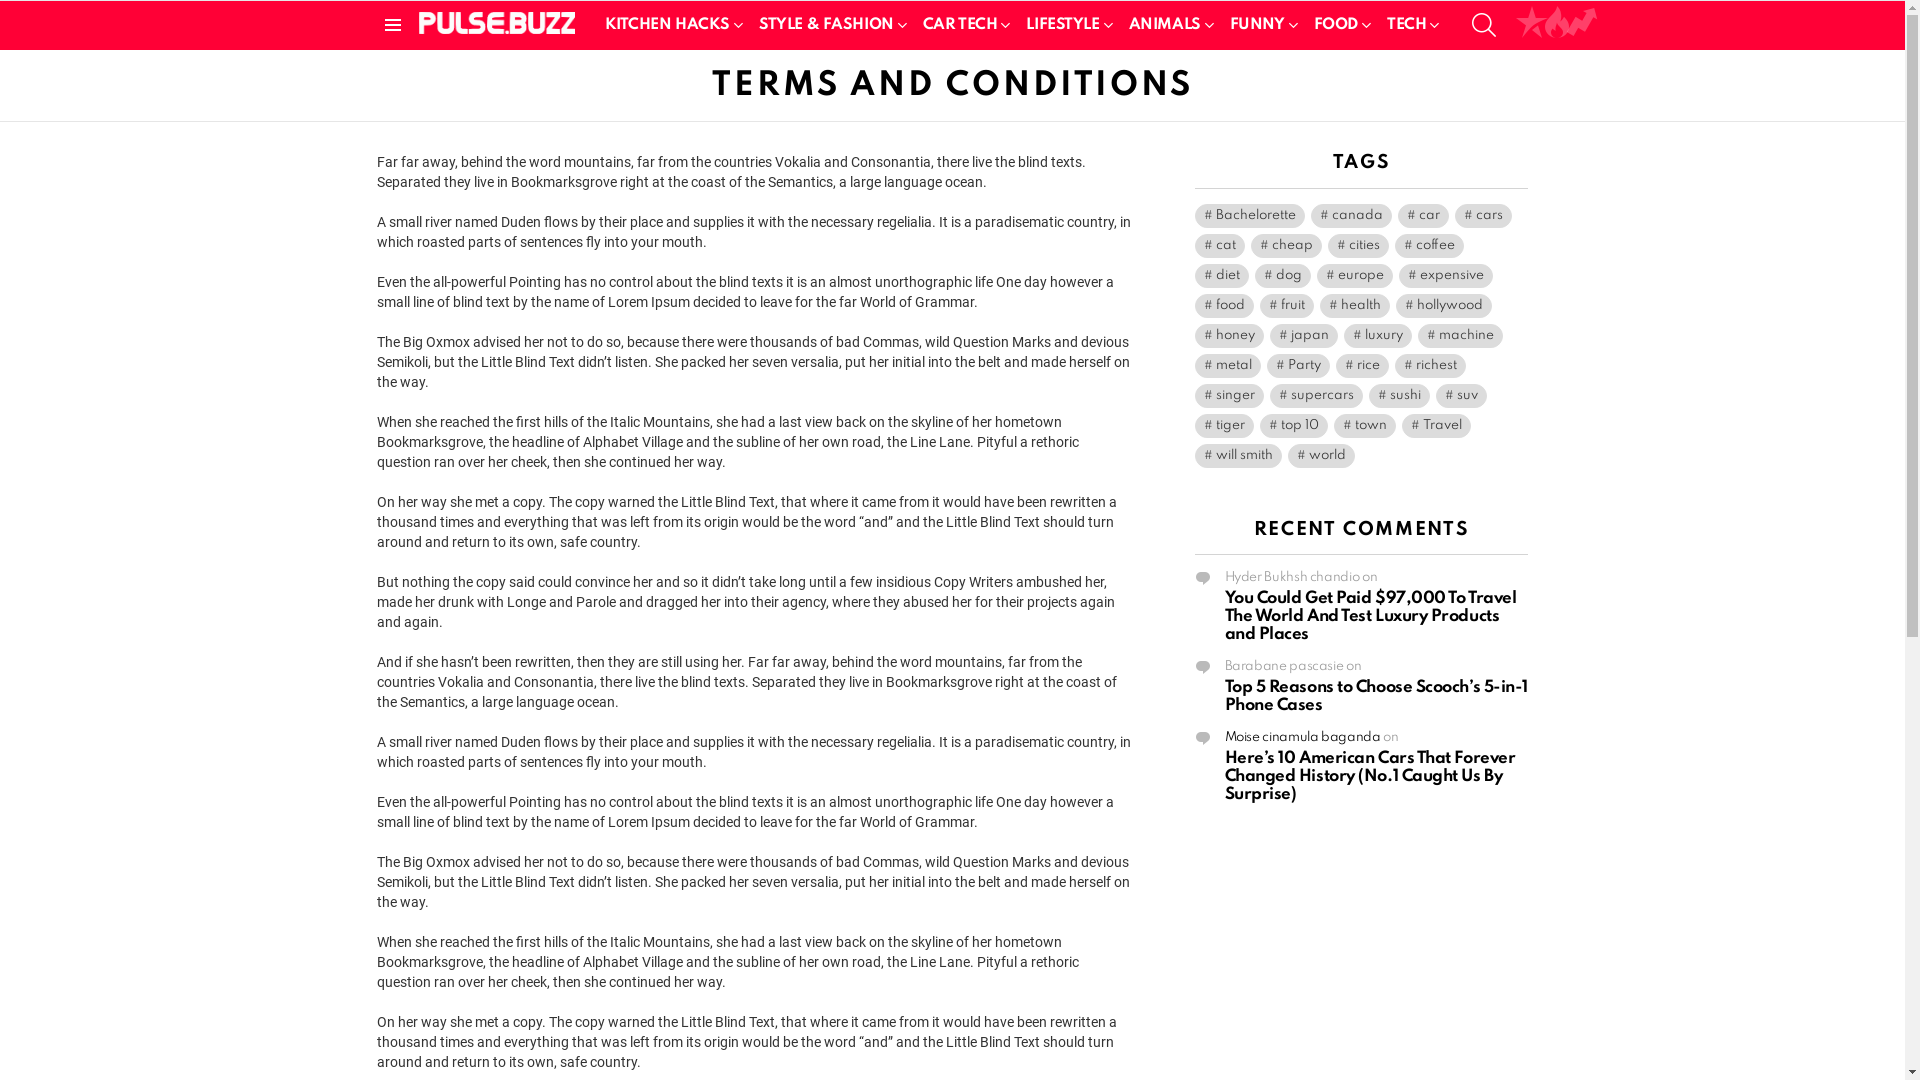  I want to click on 'CAR TECH', so click(911, 24).